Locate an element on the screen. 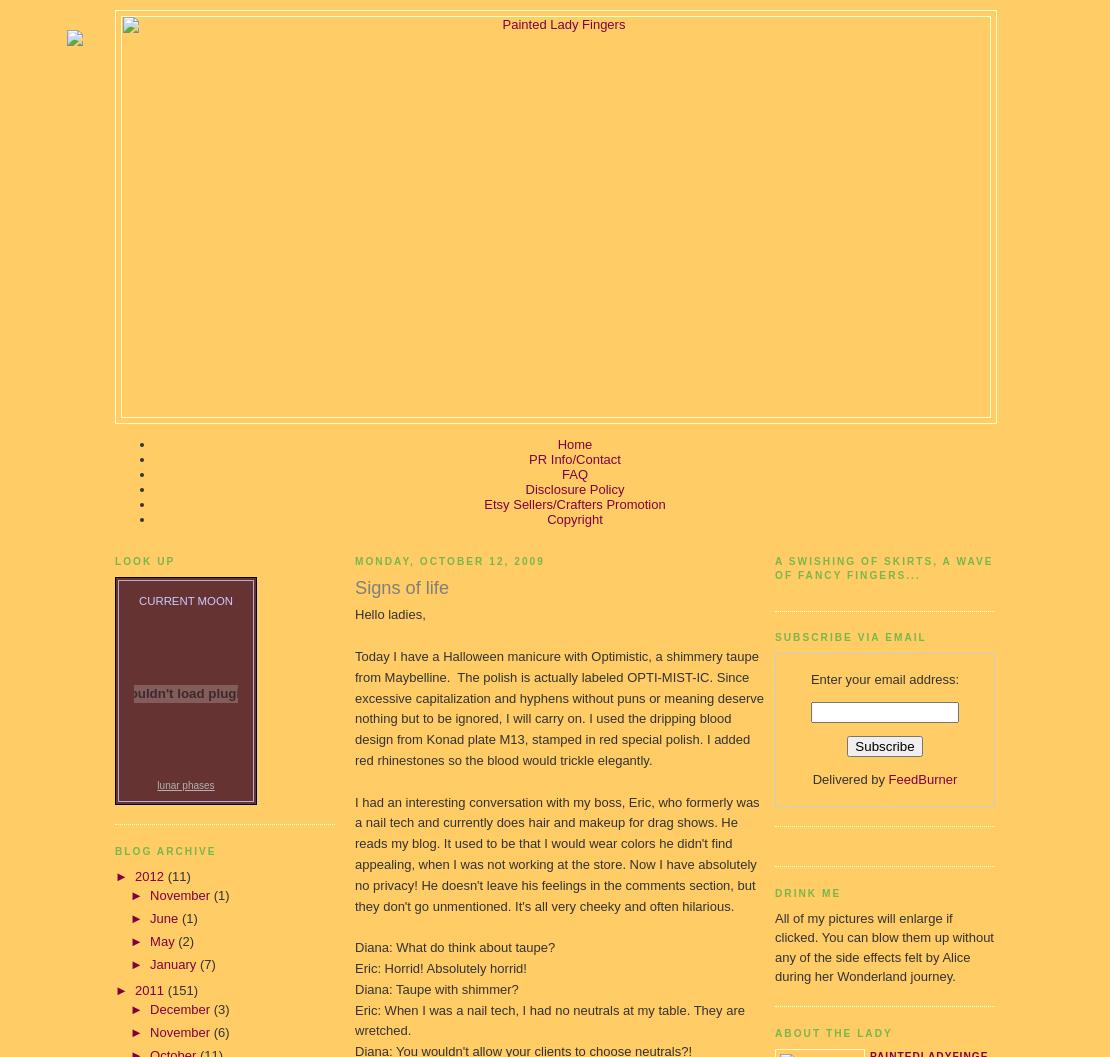  'January' is located at coordinates (173, 963).